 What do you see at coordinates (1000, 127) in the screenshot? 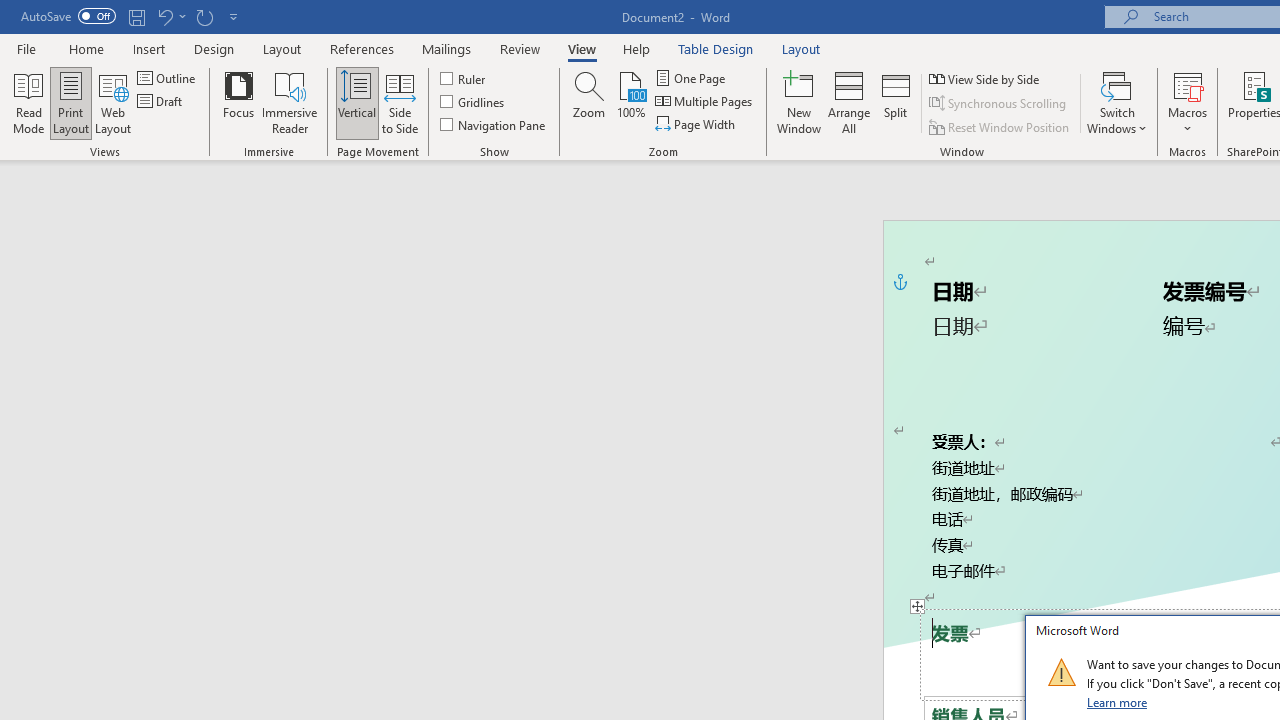
I see `'Reset Window Position'` at bounding box center [1000, 127].